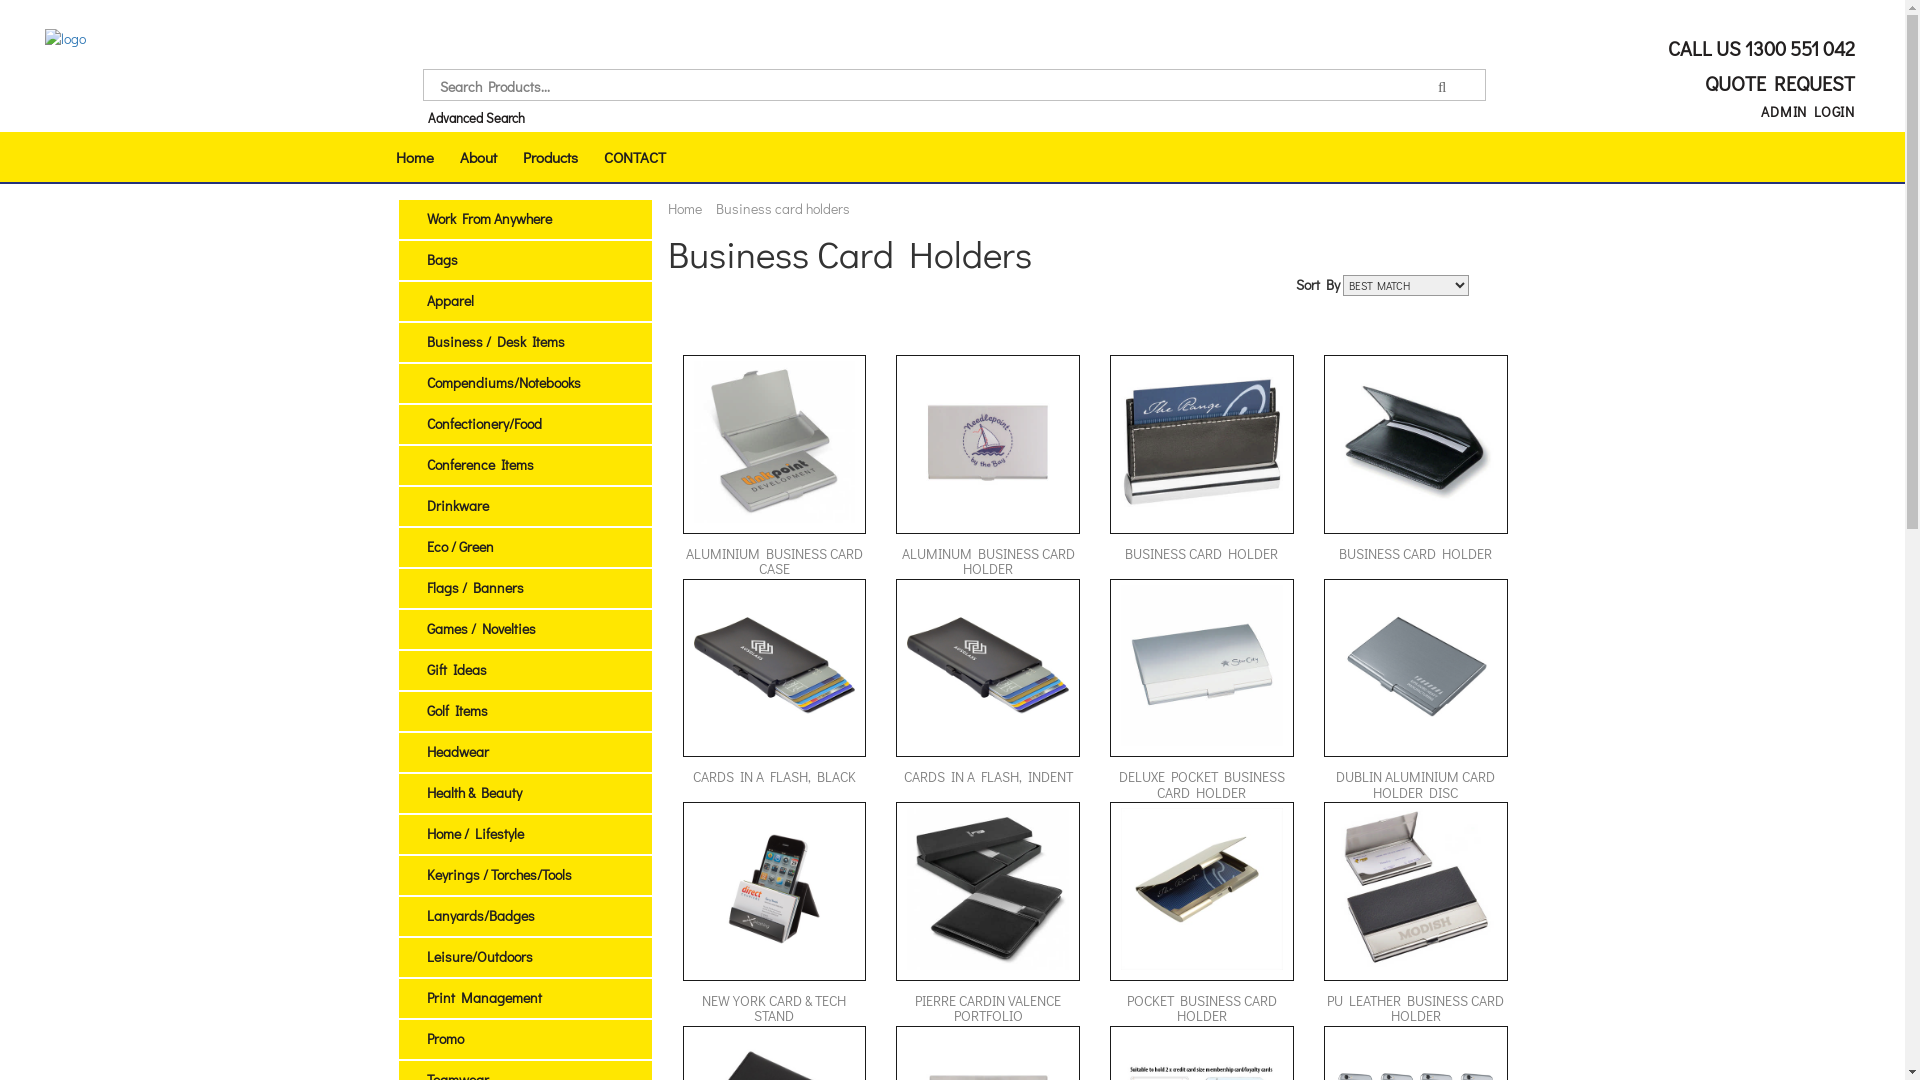  What do you see at coordinates (1200, 887) in the screenshot?
I see `'Pocket Business Card Holder (8839_NOTT)'` at bounding box center [1200, 887].